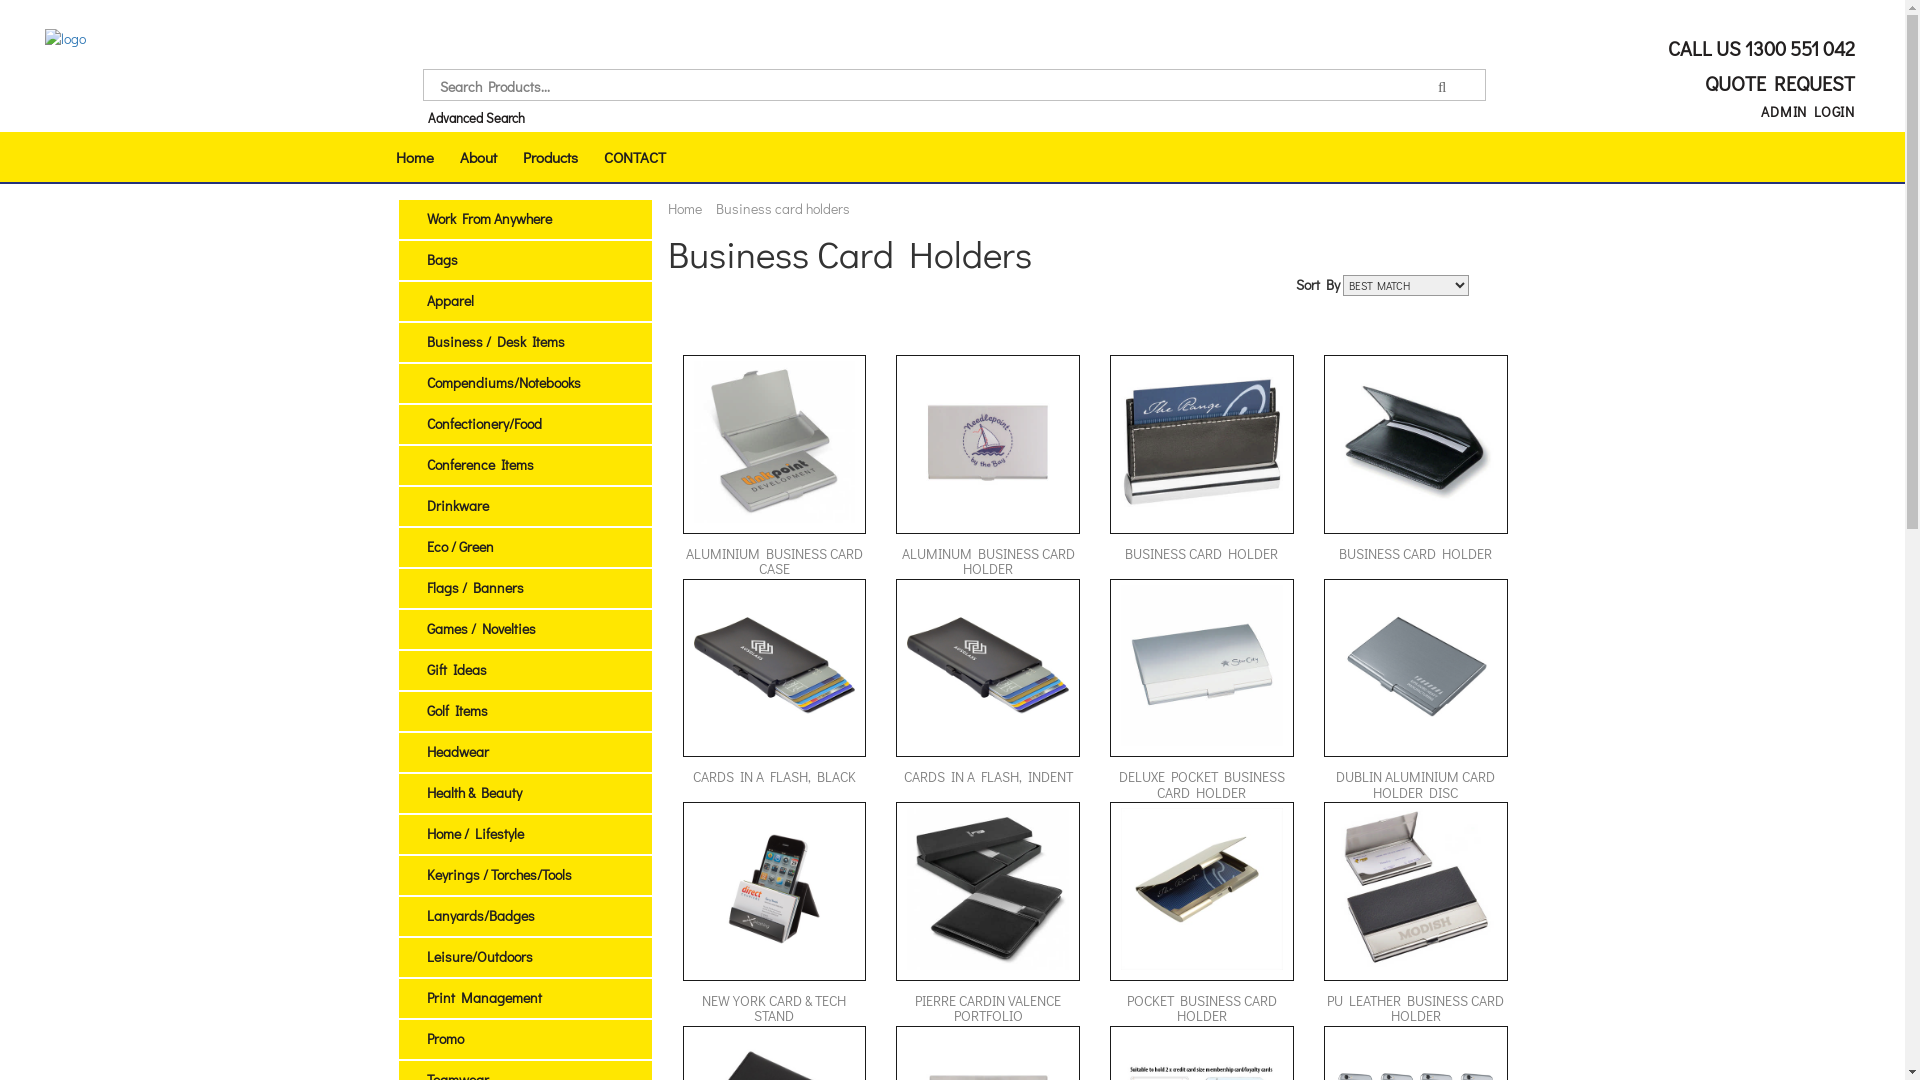  What do you see at coordinates (1200, 887) in the screenshot?
I see `'Pocket Business Card Holder (8839_NOTT)'` at bounding box center [1200, 887].